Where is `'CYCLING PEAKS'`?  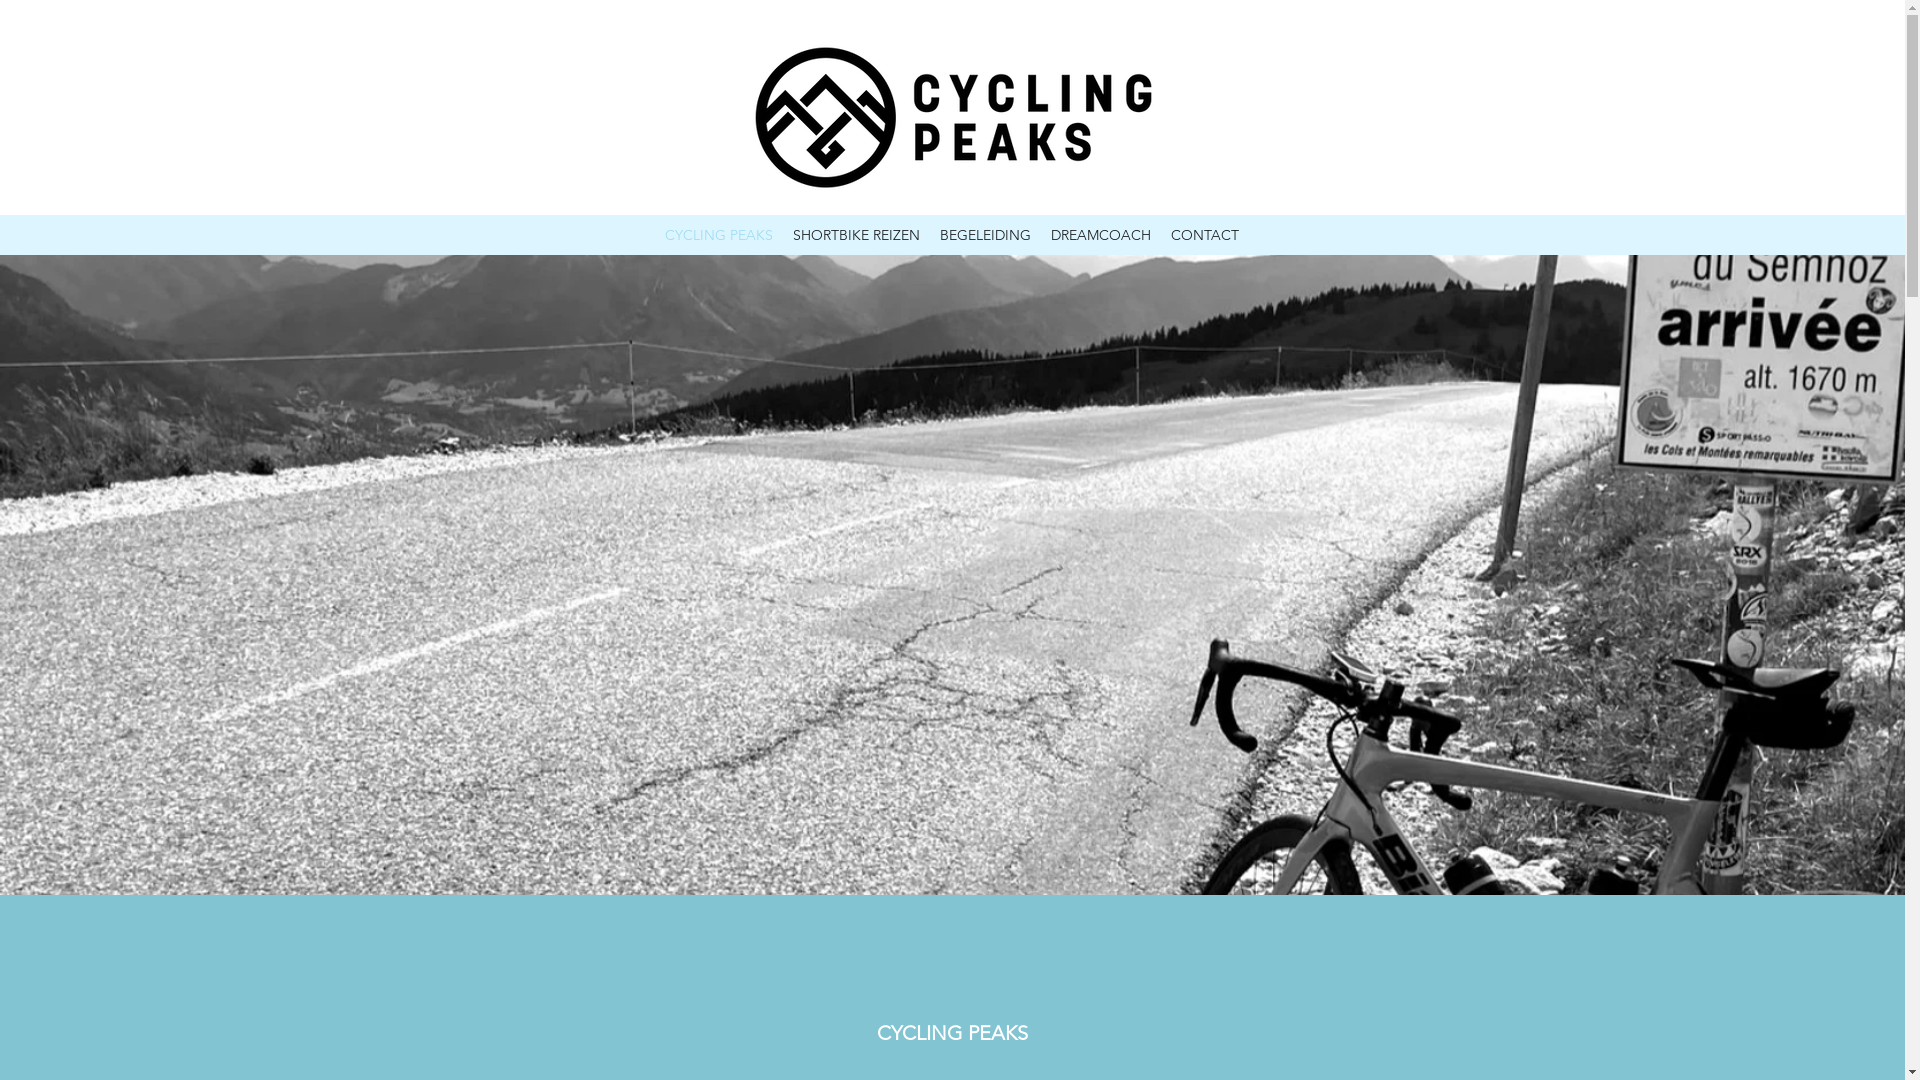
'CYCLING PEAKS' is located at coordinates (719, 234).